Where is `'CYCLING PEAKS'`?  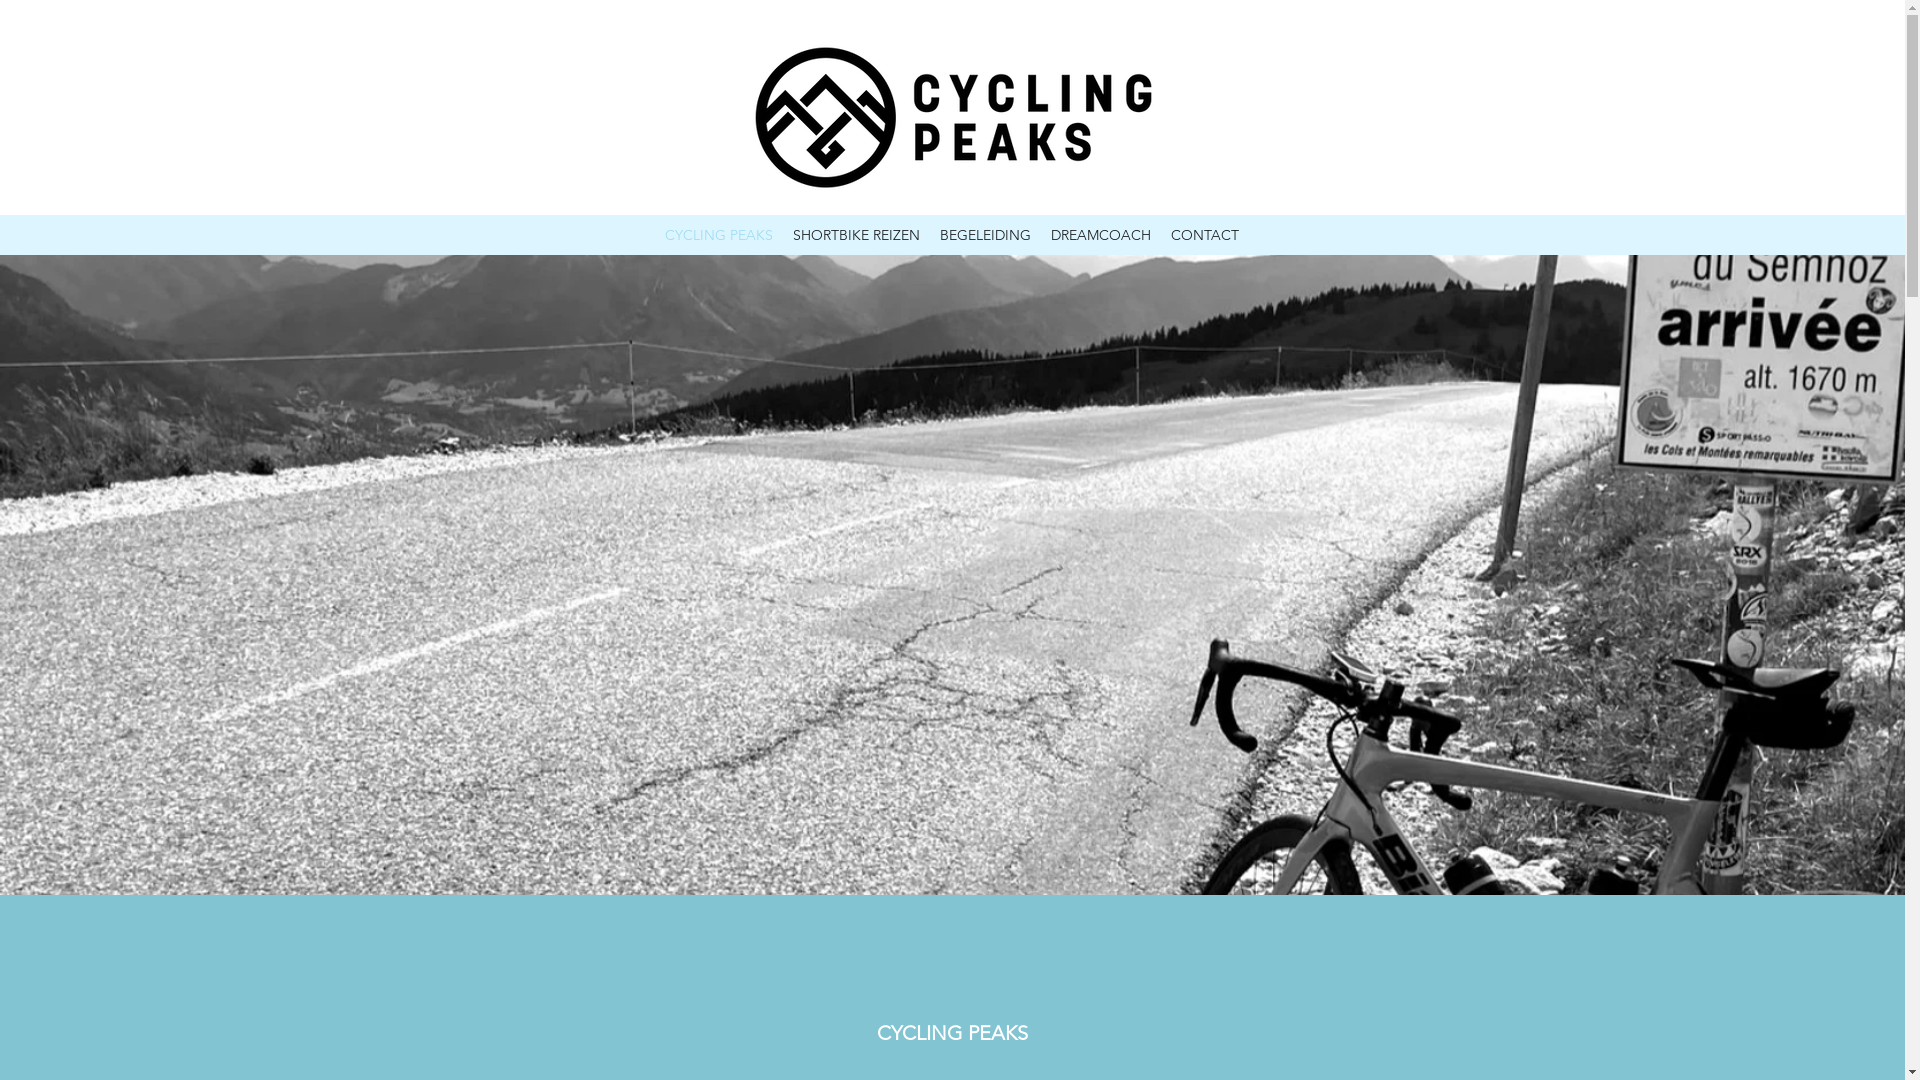
'CYCLING PEAKS' is located at coordinates (719, 234).